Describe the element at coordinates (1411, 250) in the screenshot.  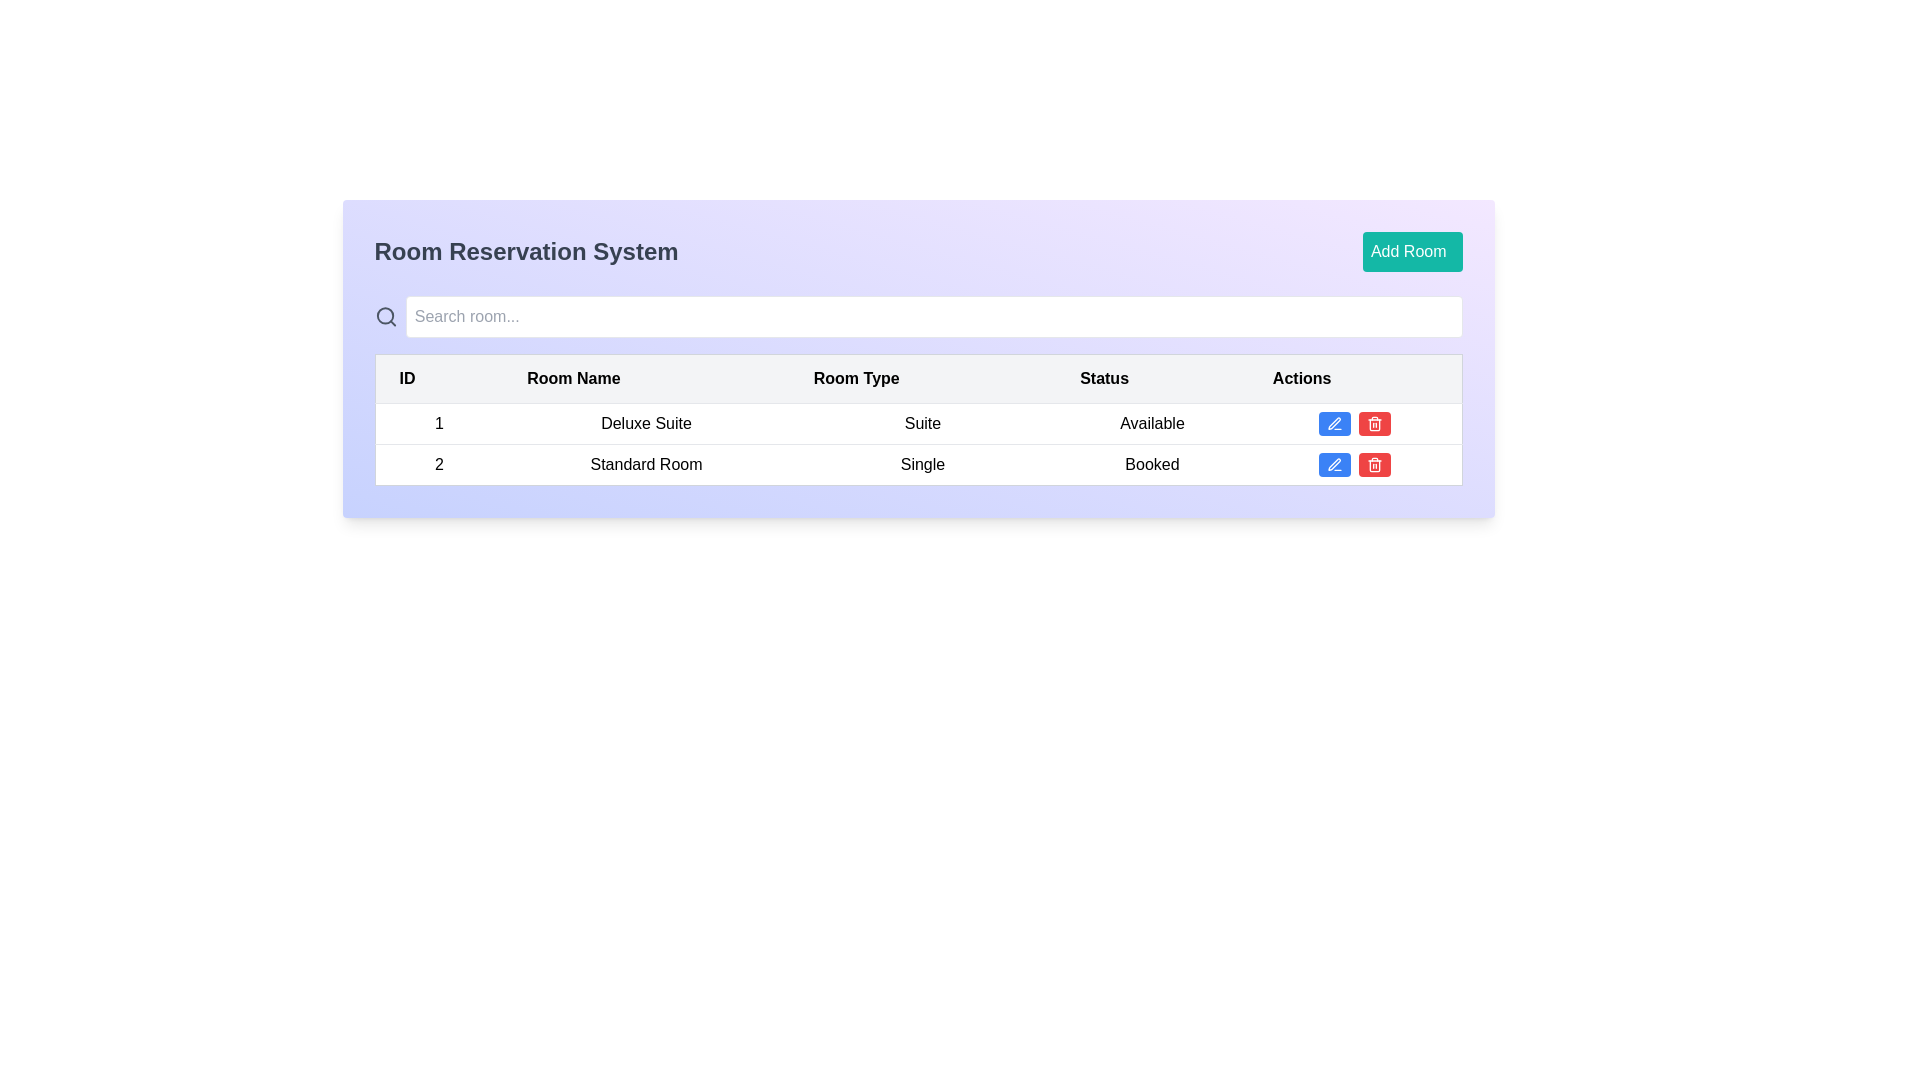
I see `the teal 'Add Room' button with rounded corners` at that location.